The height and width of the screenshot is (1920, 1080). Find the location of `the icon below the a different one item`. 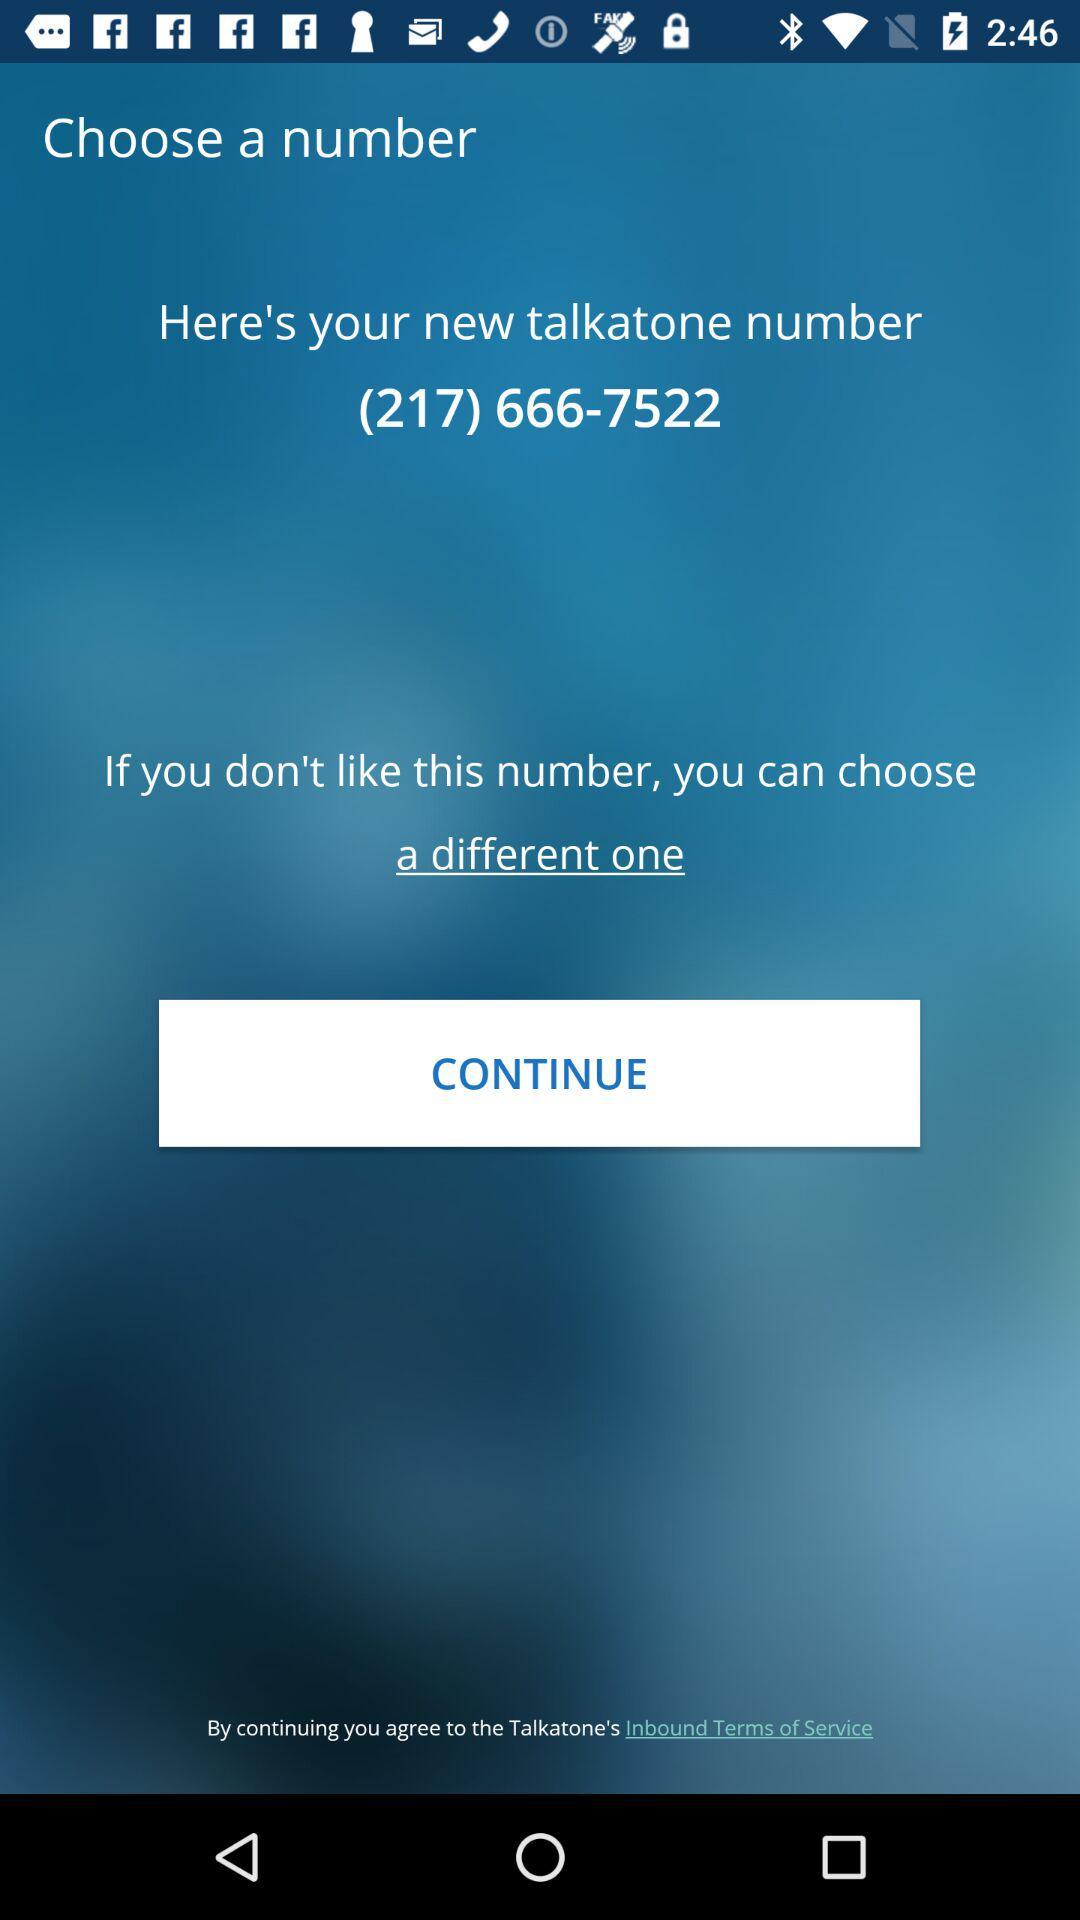

the icon below the a different one item is located at coordinates (538, 1072).